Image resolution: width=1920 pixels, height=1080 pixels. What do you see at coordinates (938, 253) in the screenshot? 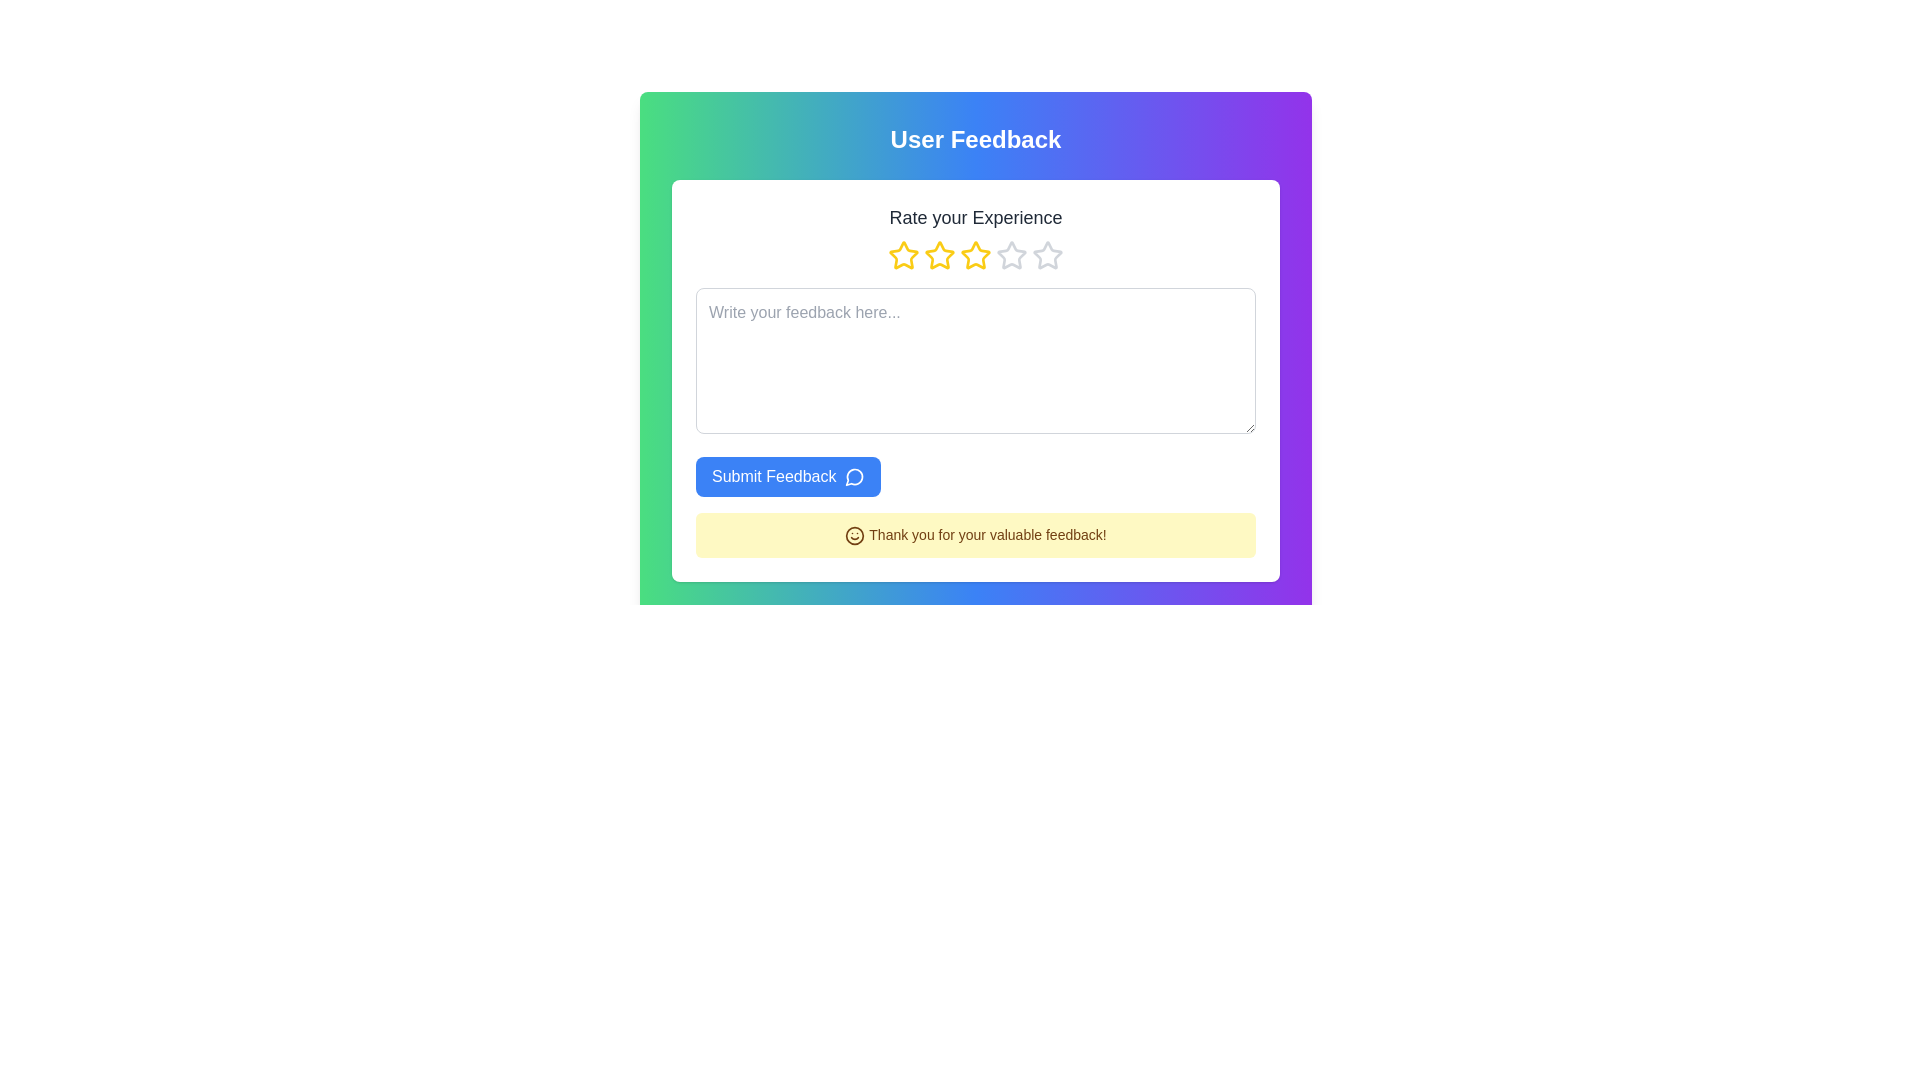
I see `on the second hollow star-shaped icon with a yellow border in the 'Rate your Experience' section` at bounding box center [938, 253].